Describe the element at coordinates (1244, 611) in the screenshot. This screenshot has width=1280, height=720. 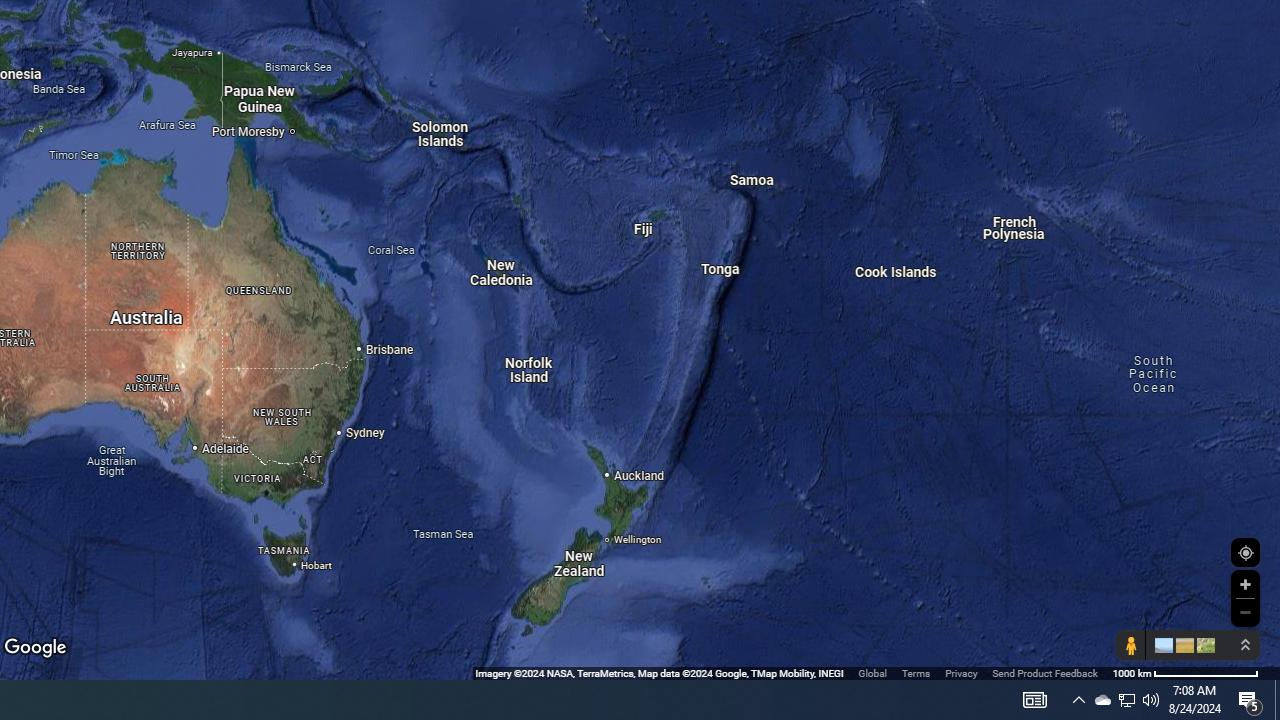
I see `'Zoom out'` at that location.